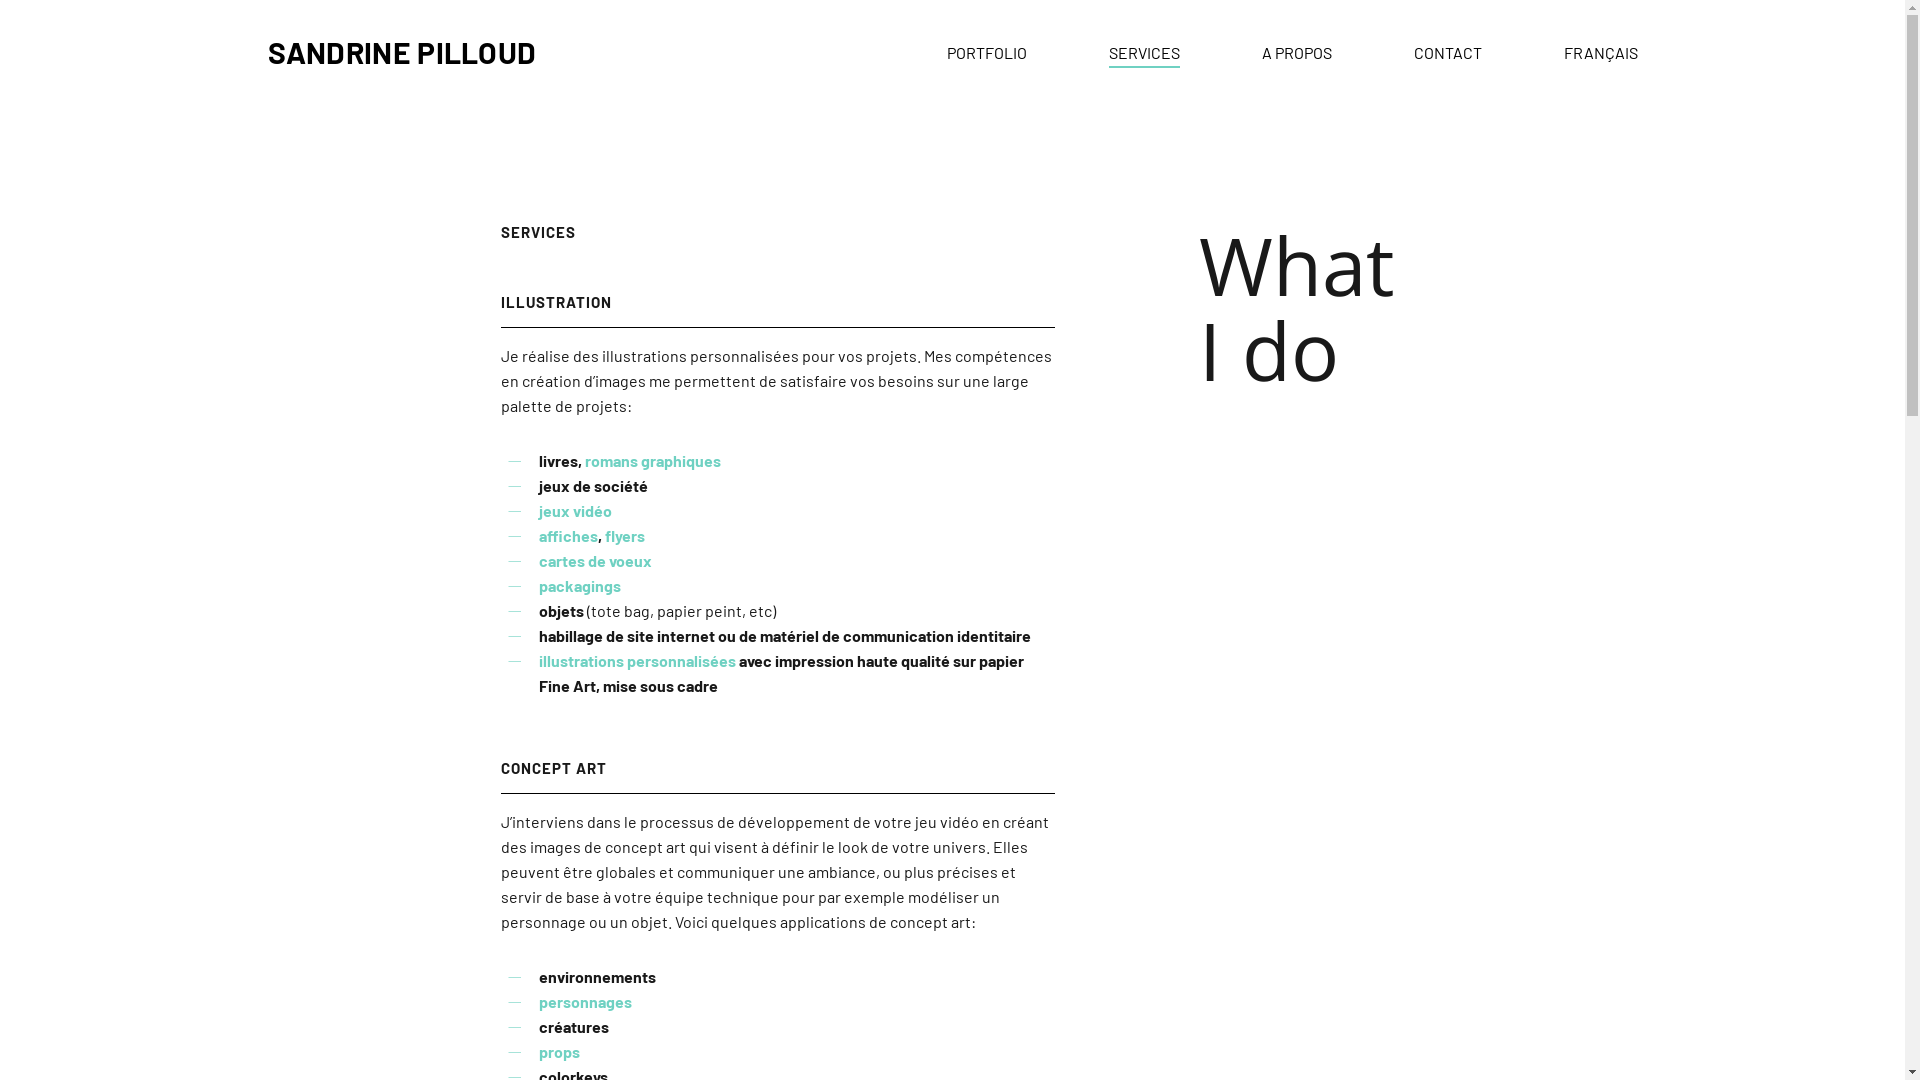 The height and width of the screenshot is (1080, 1920). Describe the element at coordinates (652, 460) in the screenshot. I see `'romans graphiques'` at that location.